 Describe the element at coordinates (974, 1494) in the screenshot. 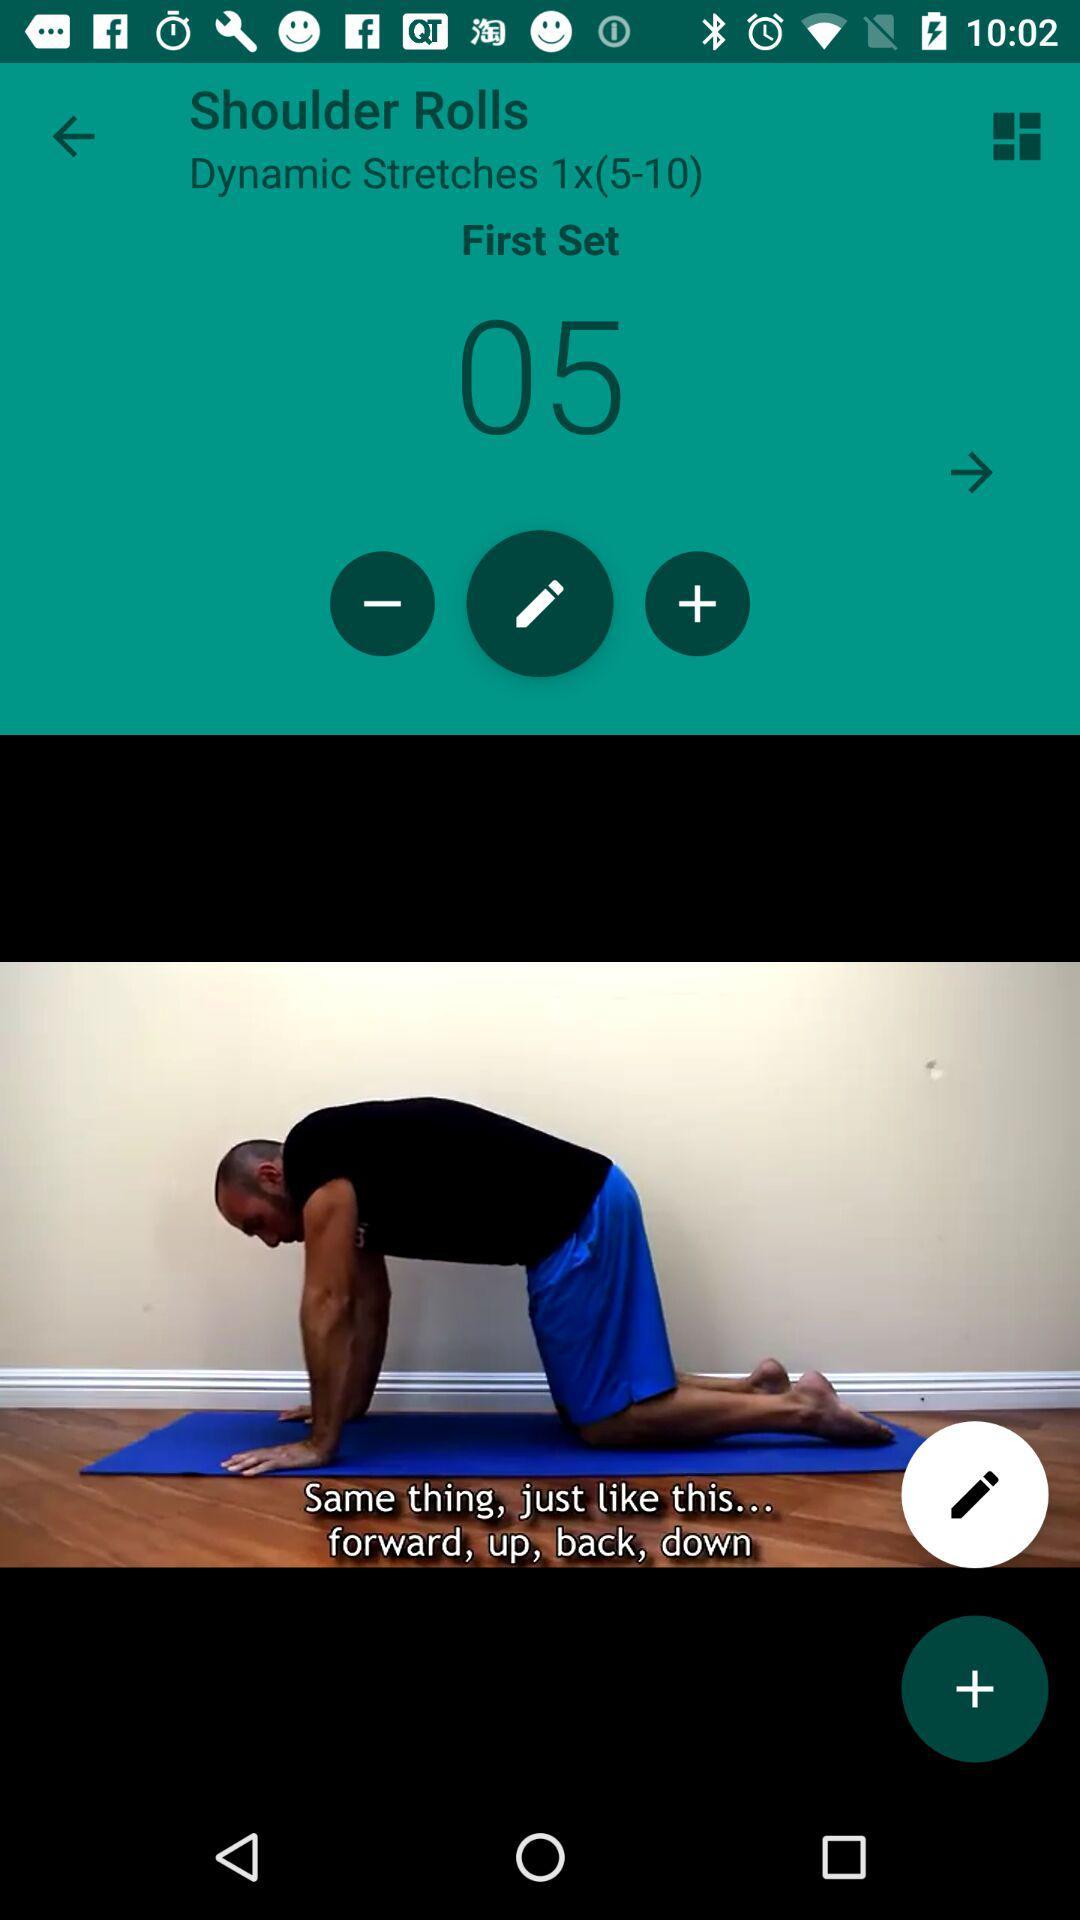

I see `edit option` at that location.